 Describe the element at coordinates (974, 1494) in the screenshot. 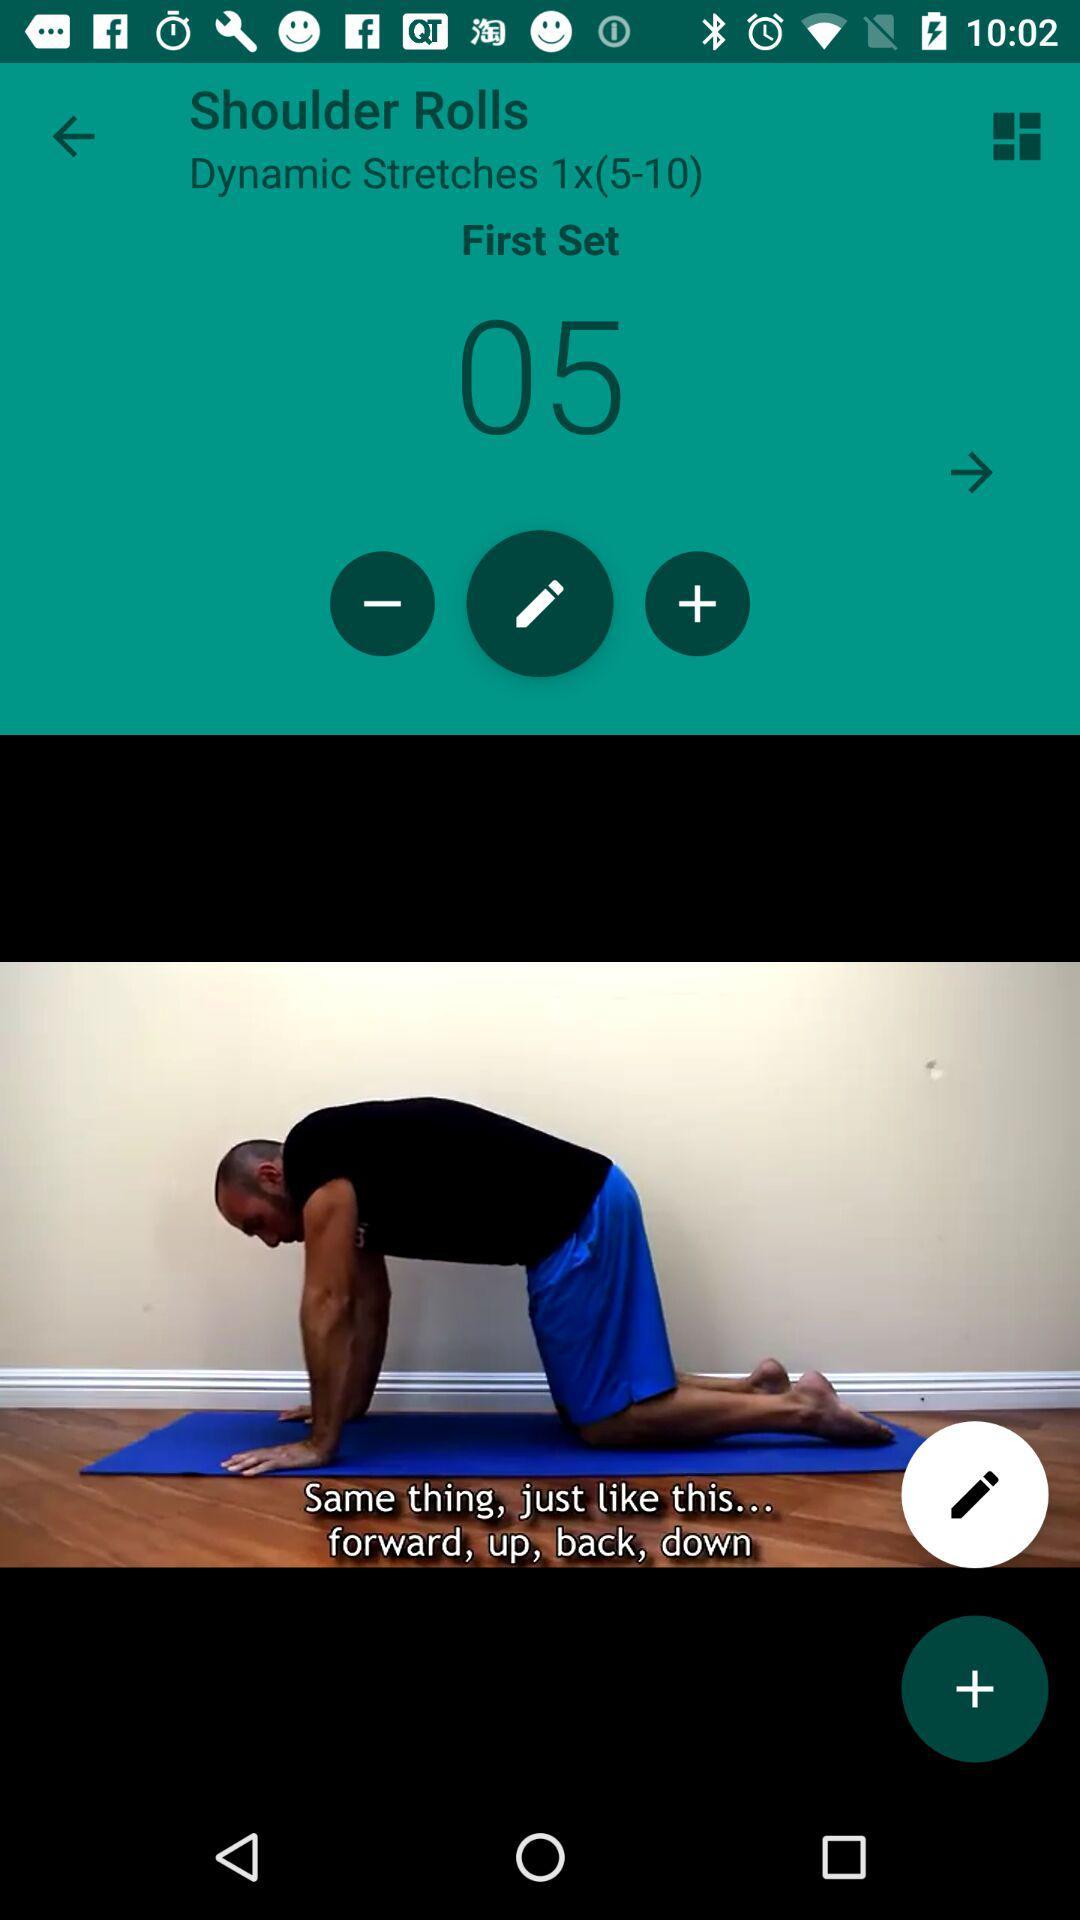

I see `edit option` at that location.